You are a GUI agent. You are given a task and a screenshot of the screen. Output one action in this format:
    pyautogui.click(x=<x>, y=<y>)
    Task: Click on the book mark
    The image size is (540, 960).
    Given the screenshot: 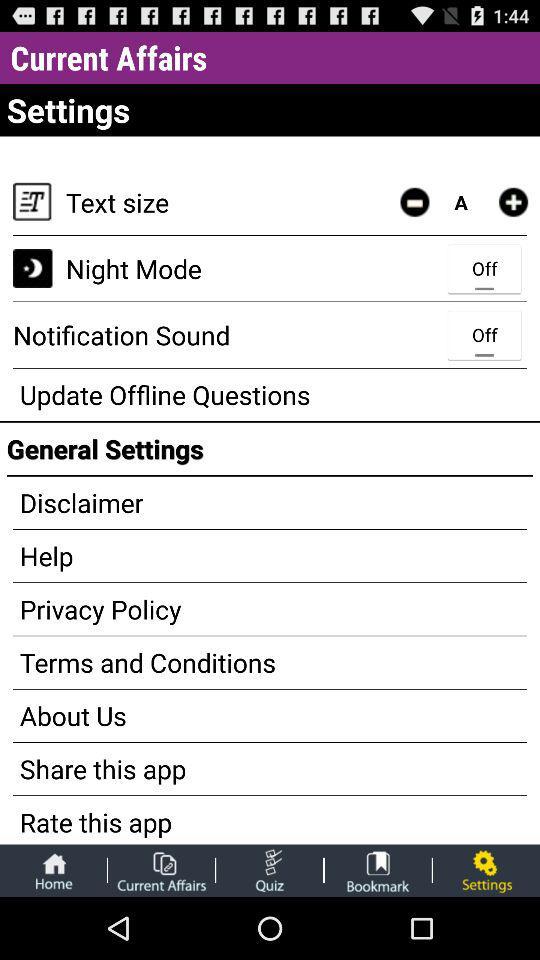 What is the action you would take?
    pyautogui.click(x=378, y=869)
    